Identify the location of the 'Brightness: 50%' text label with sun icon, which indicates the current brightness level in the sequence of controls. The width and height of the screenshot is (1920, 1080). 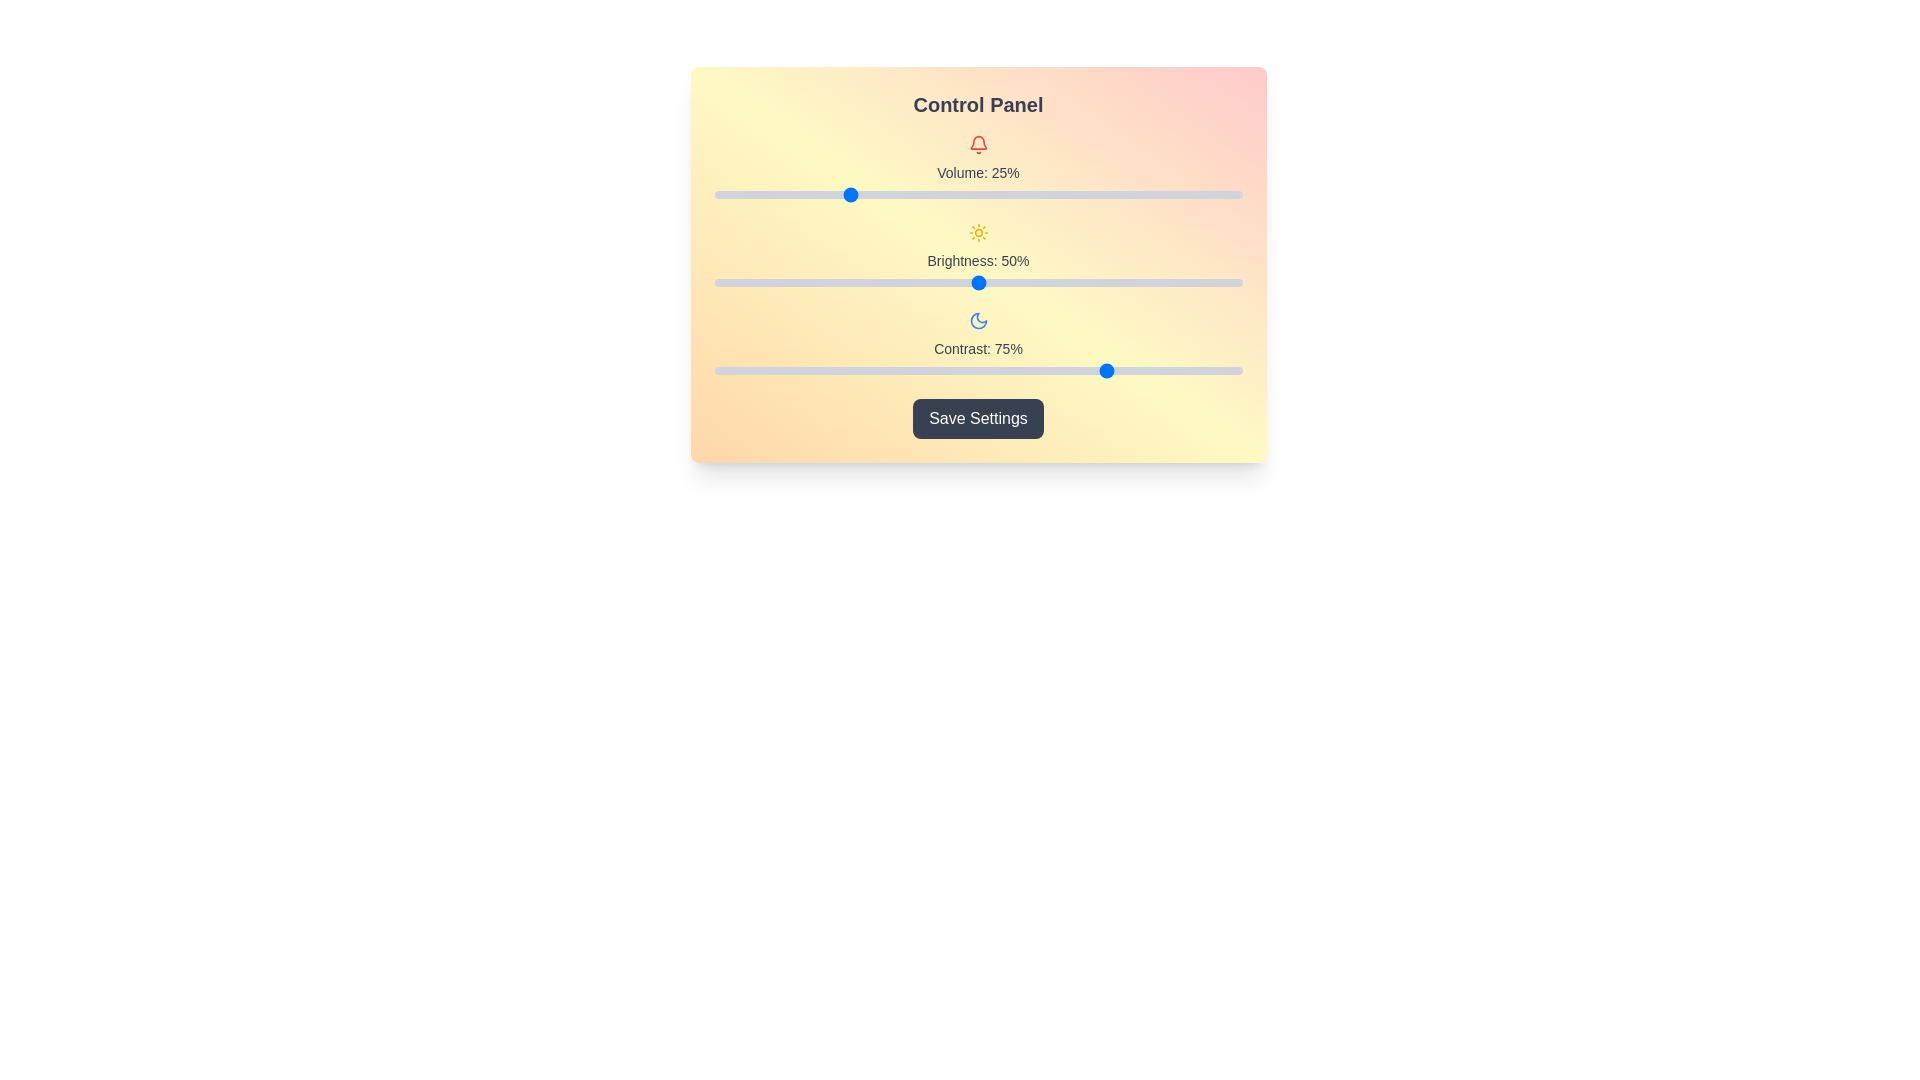
(978, 253).